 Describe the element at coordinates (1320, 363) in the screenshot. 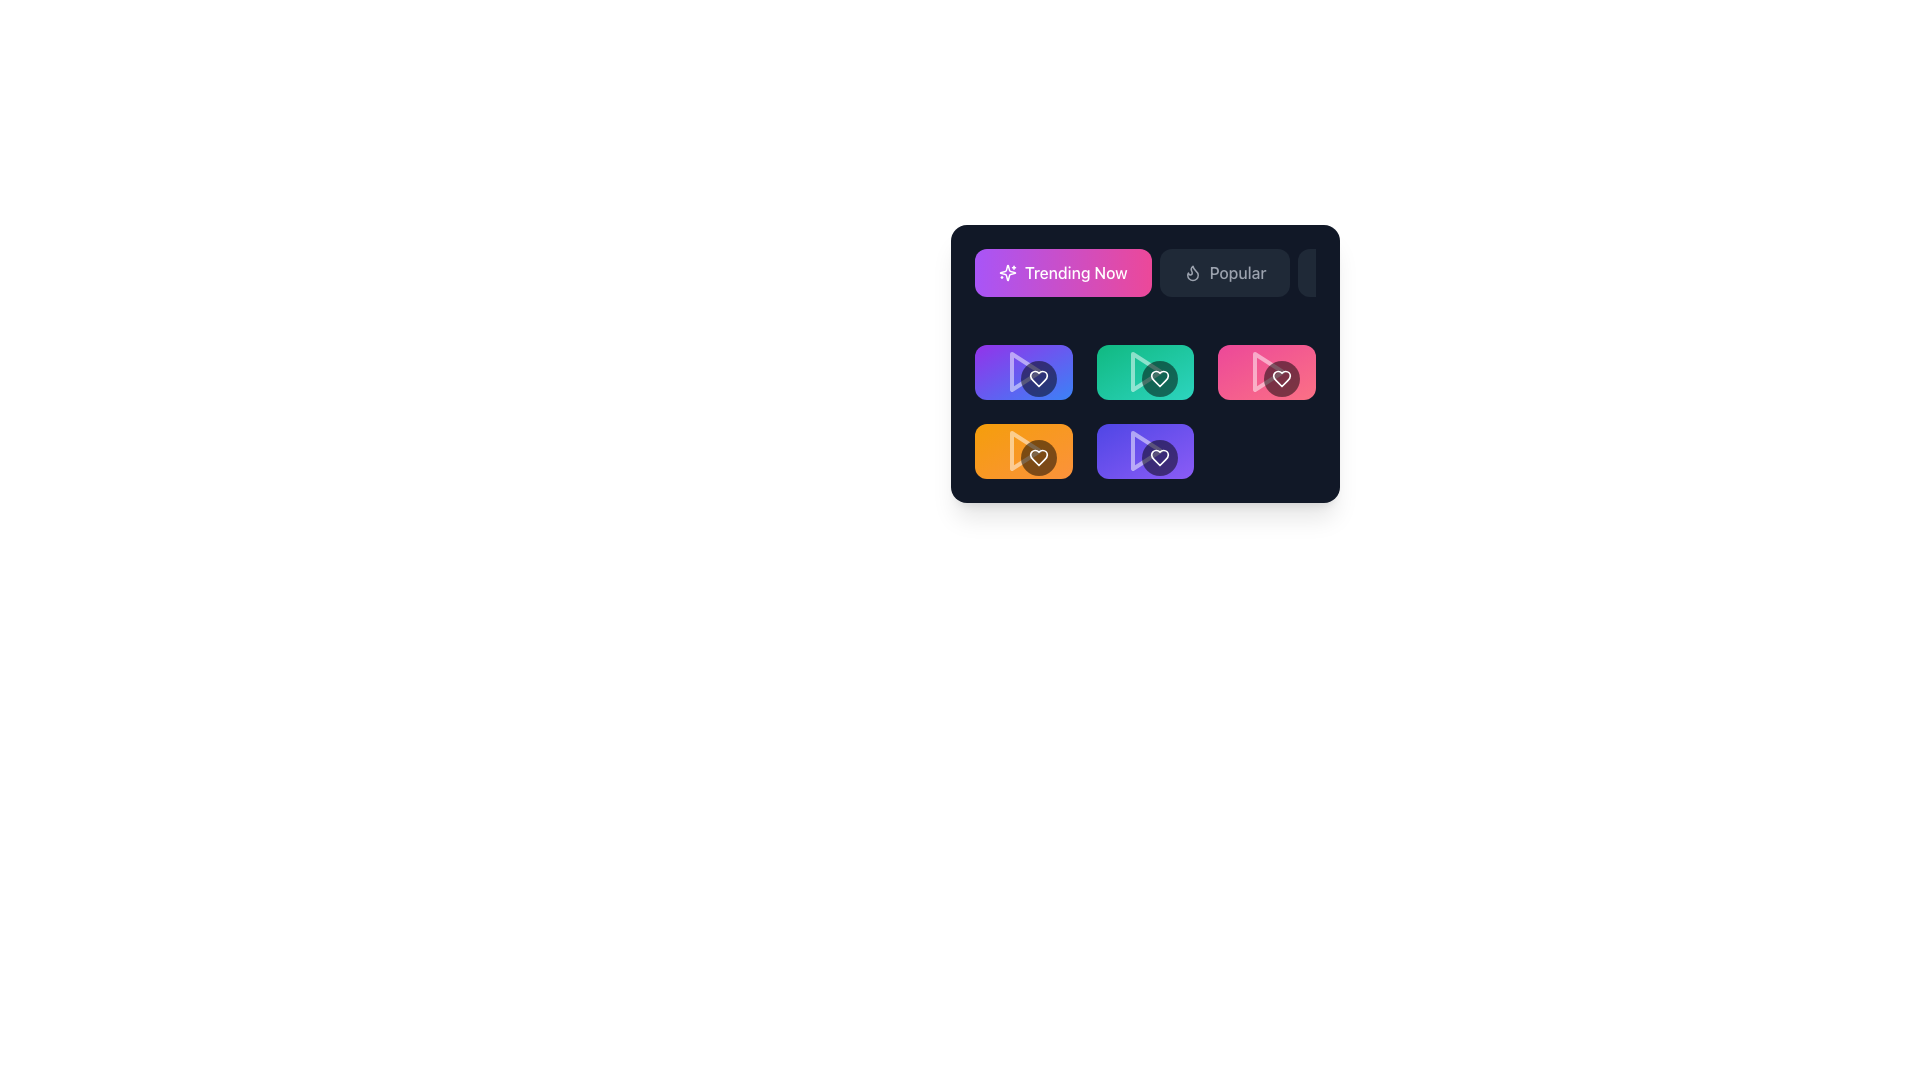

I see `the bookmark icon (SVG) located in the rightmost pink card of the media grid under the 'Trending Now' and 'Popular' tabs` at that location.